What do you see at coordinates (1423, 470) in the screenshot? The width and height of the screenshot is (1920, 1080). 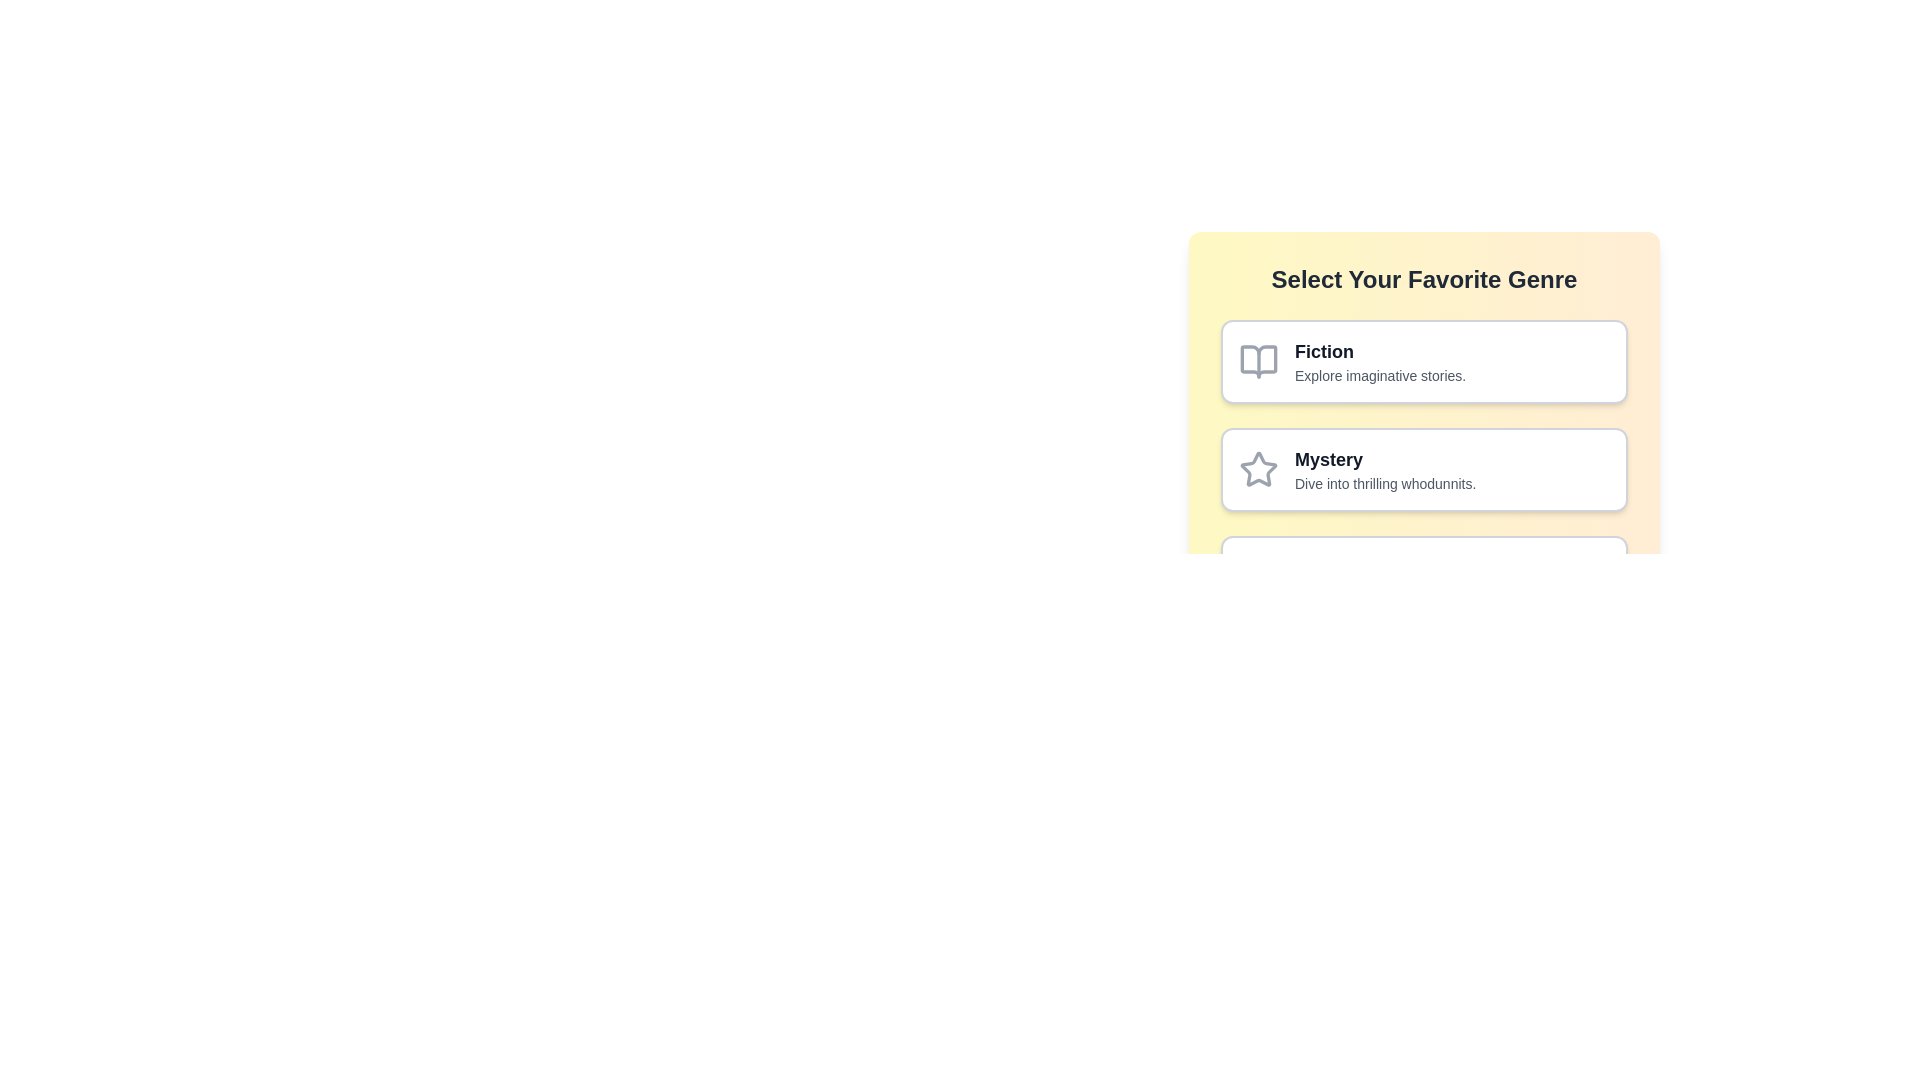 I see `the second clickable card in the genre options list` at bounding box center [1423, 470].